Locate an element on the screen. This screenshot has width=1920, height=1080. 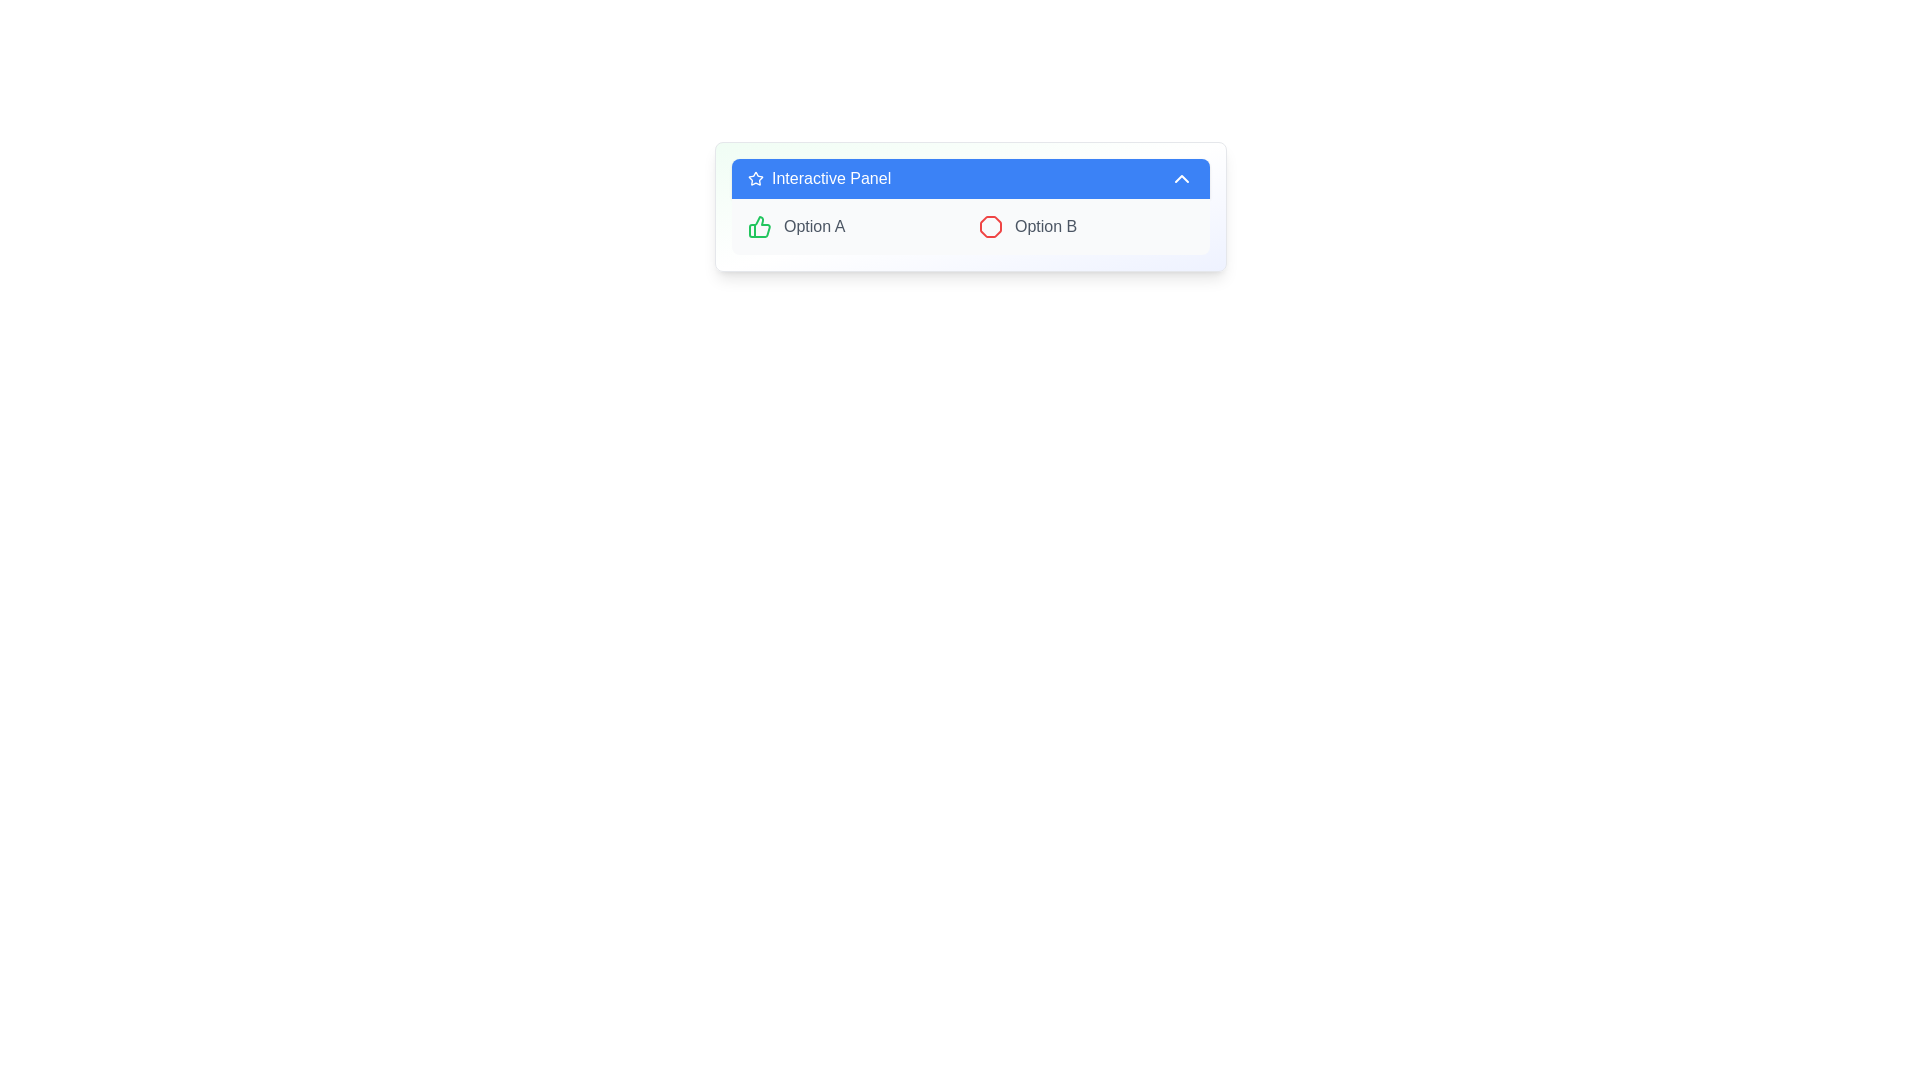
the warning icon located in the secondary panel, which is the second option in a horizontal list of icon-text pairs, positioned immediately to the right of the green thumbs-up icon and 'Option A' label is located at coordinates (990, 226).